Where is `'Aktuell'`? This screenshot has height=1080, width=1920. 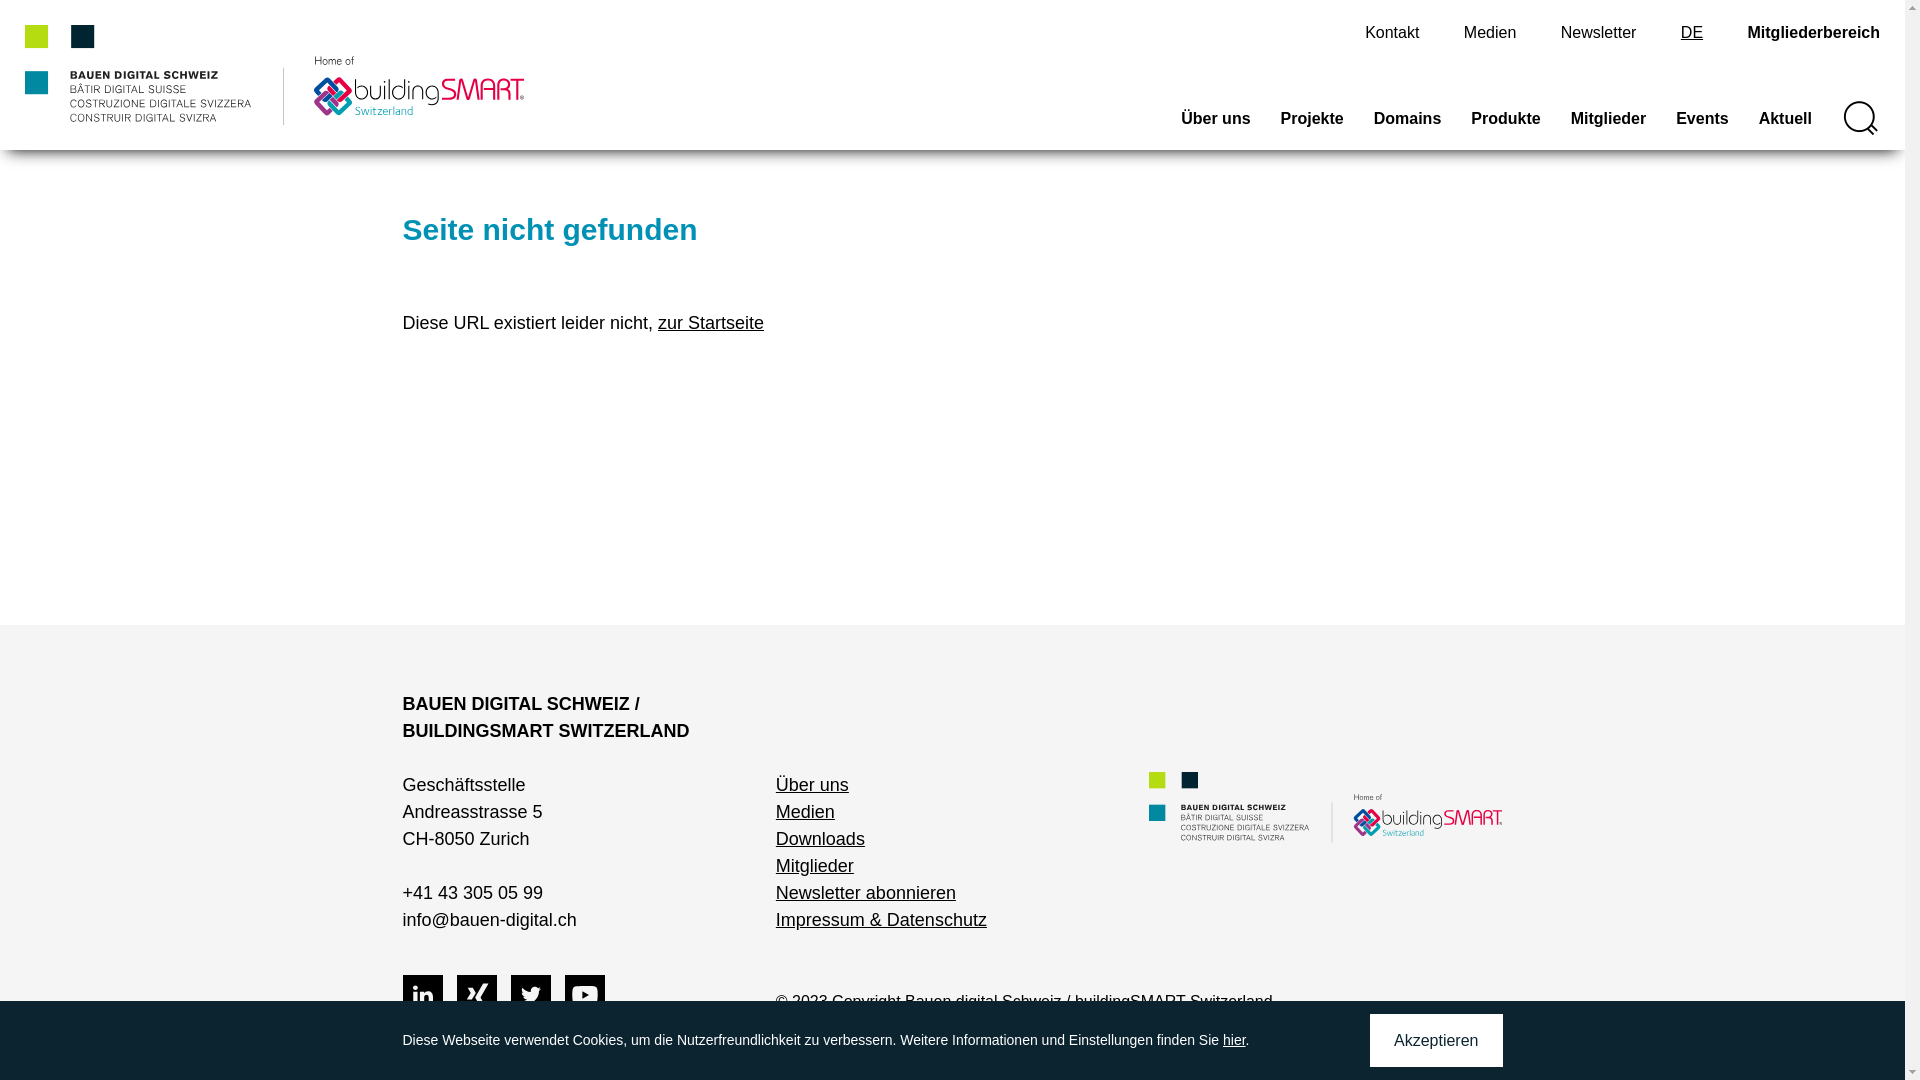
'Aktuell' is located at coordinates (1785, 127).